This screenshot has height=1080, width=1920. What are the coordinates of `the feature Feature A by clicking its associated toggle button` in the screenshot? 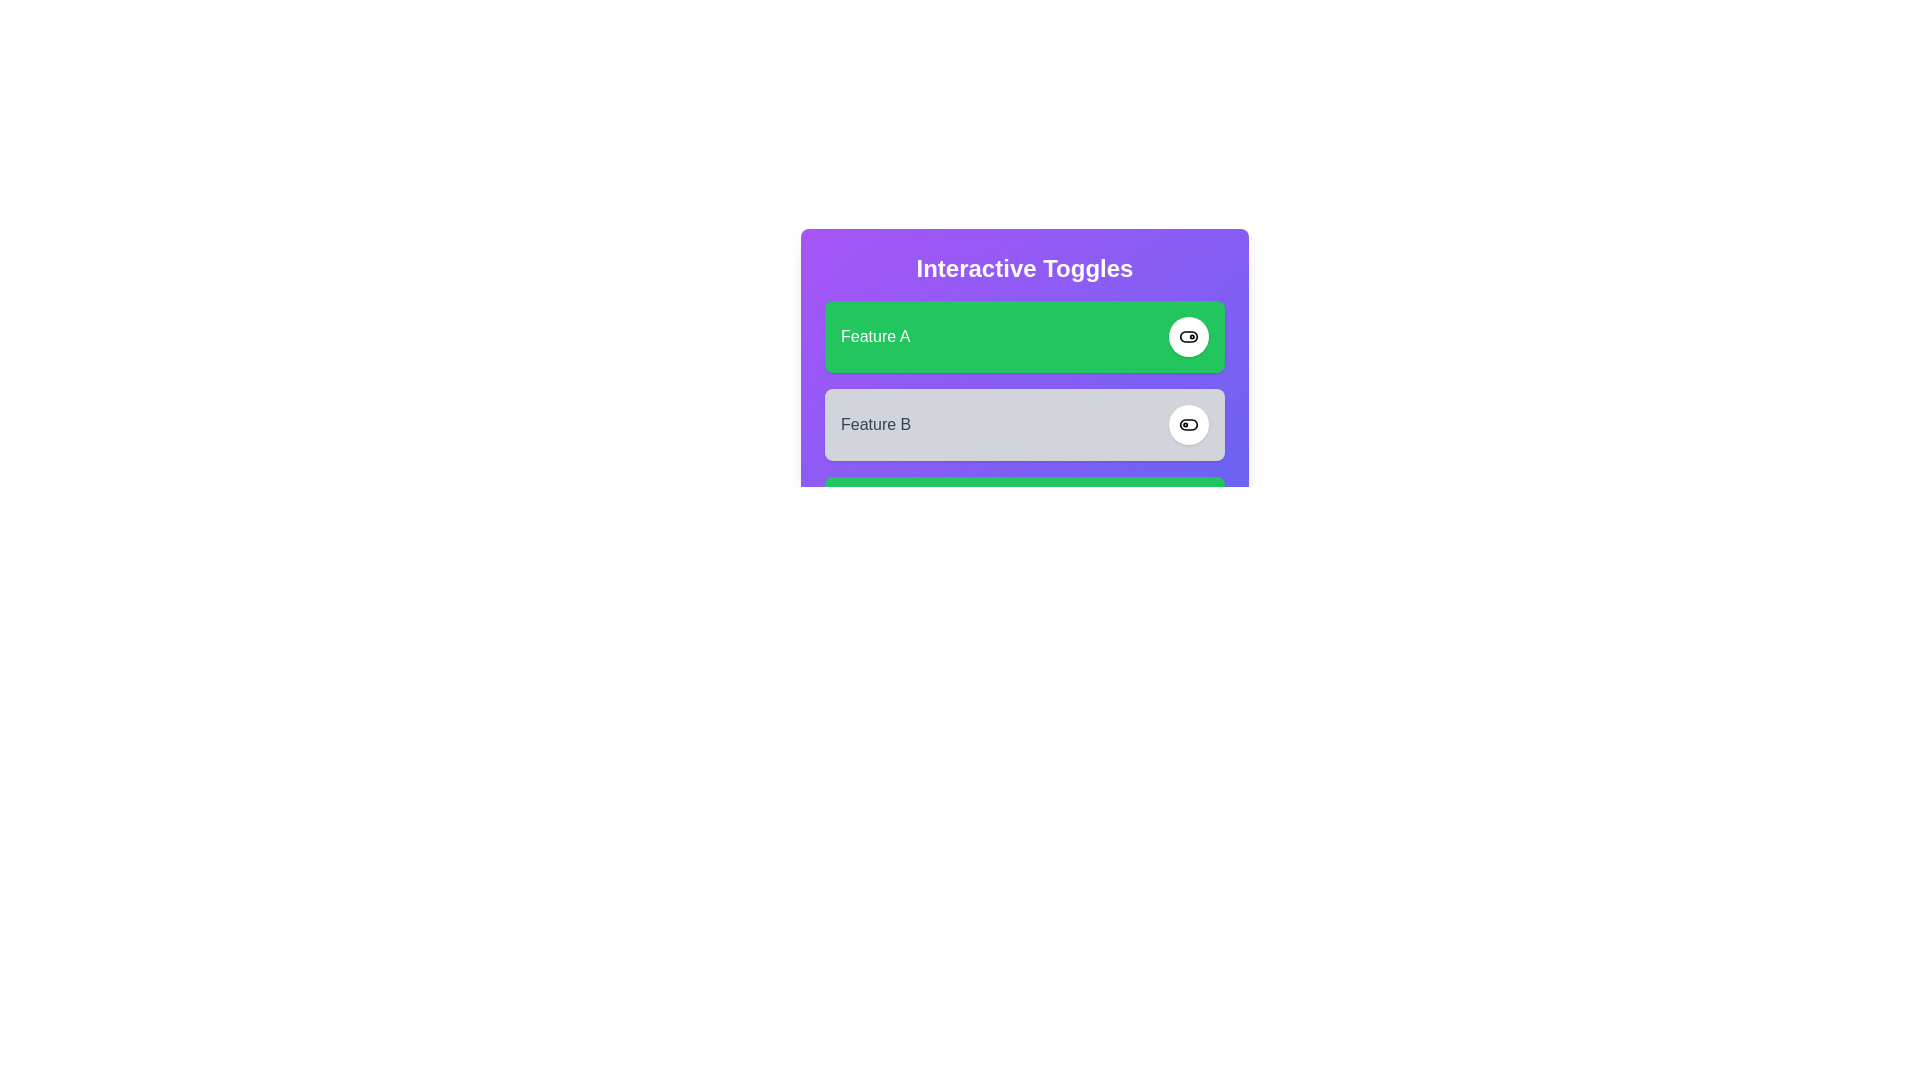 It's located at (1189, 335).